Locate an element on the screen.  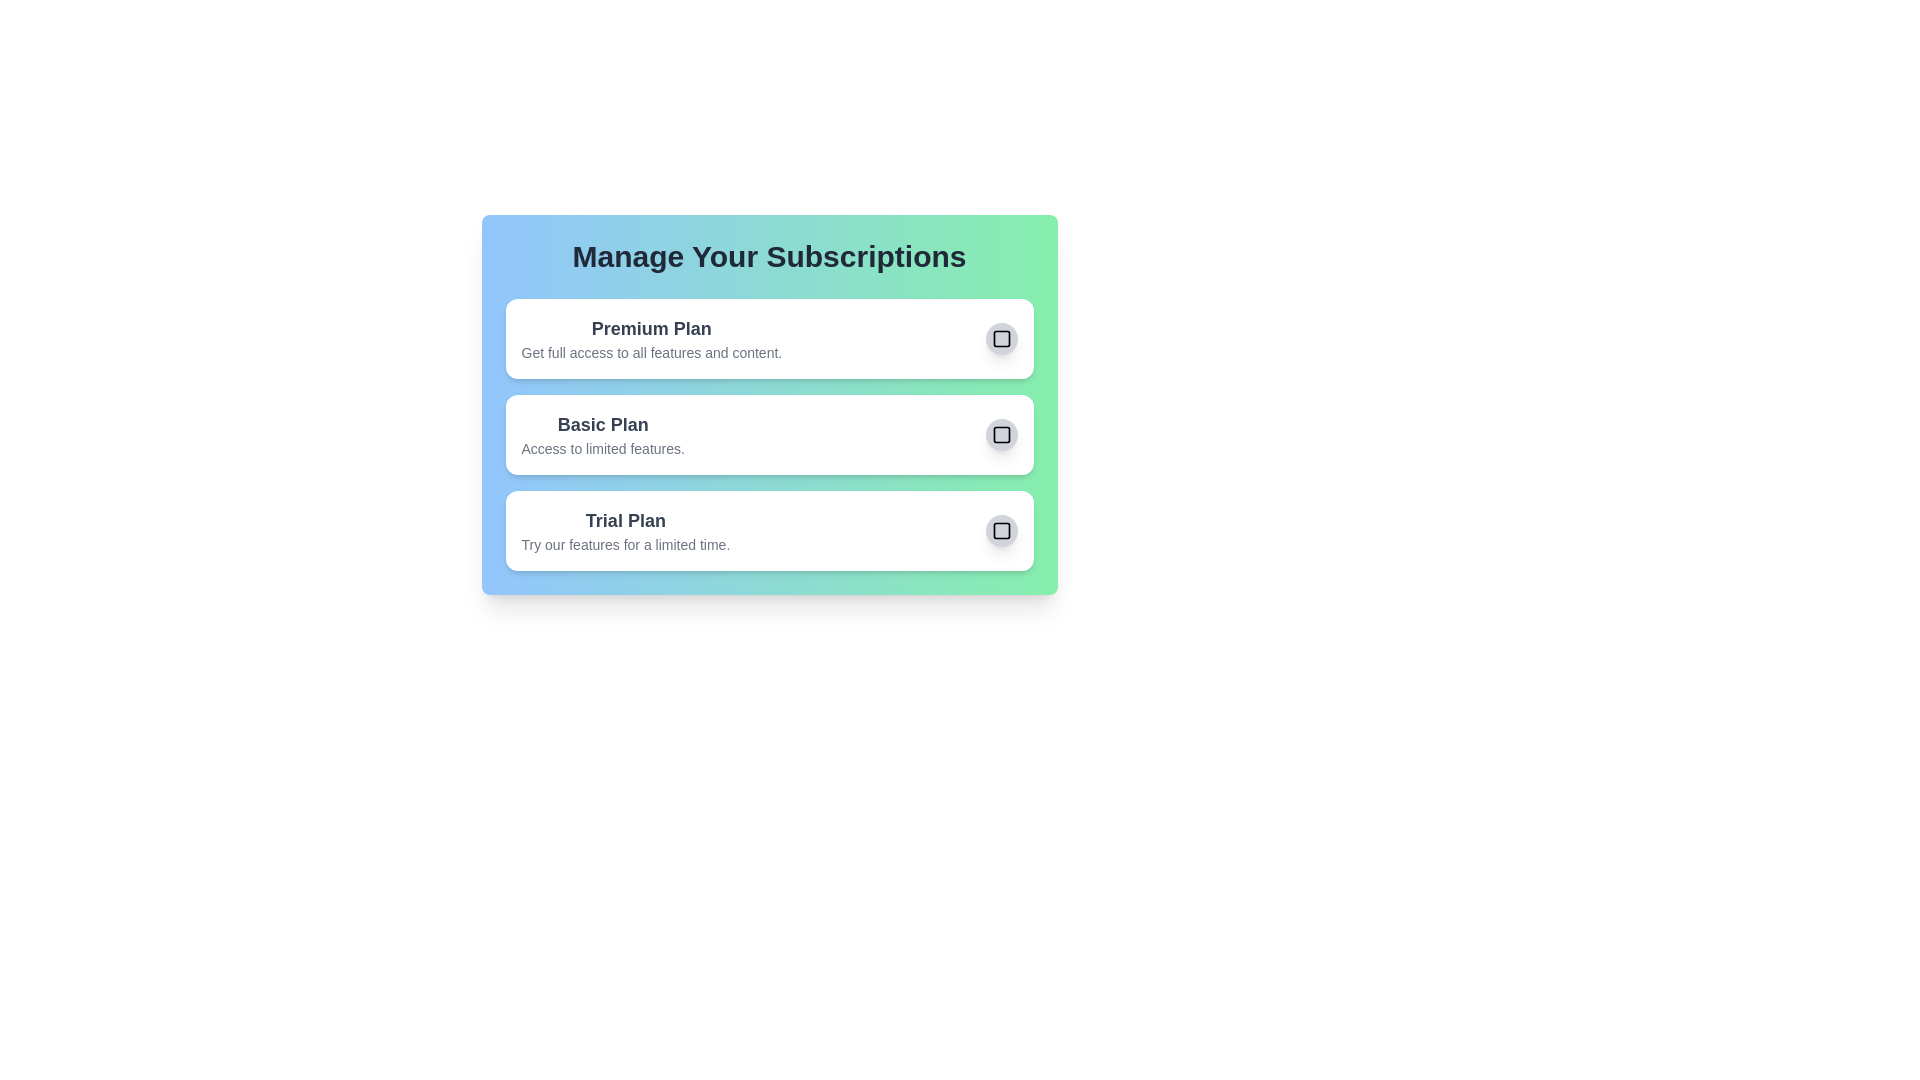
the descriptive text for the 'Premium Plan' located below the heading in the first section of the subscription options to possibly reveal a tooltip or additional information is located at coordinates (651, 352).